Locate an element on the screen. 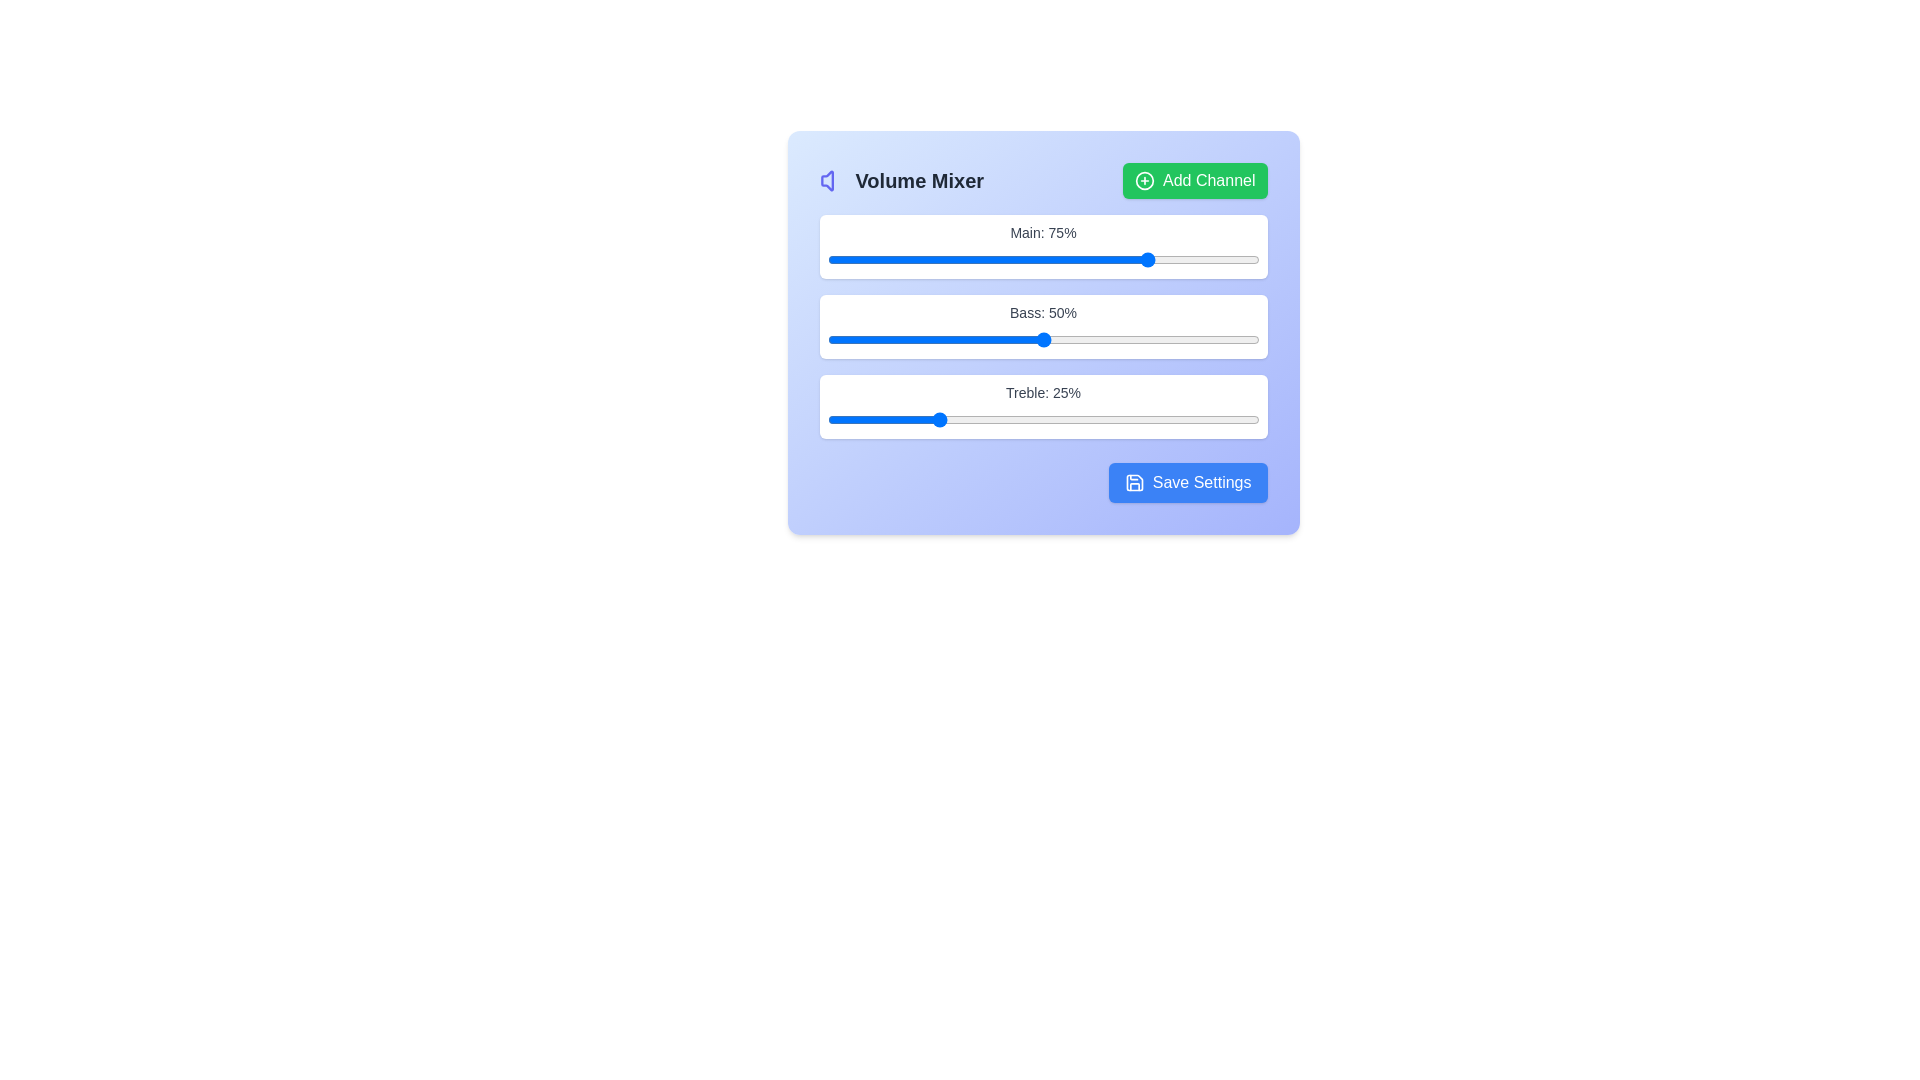 This screenshot has height=1080, width=1920. treble is located at coordinates (866, 419).